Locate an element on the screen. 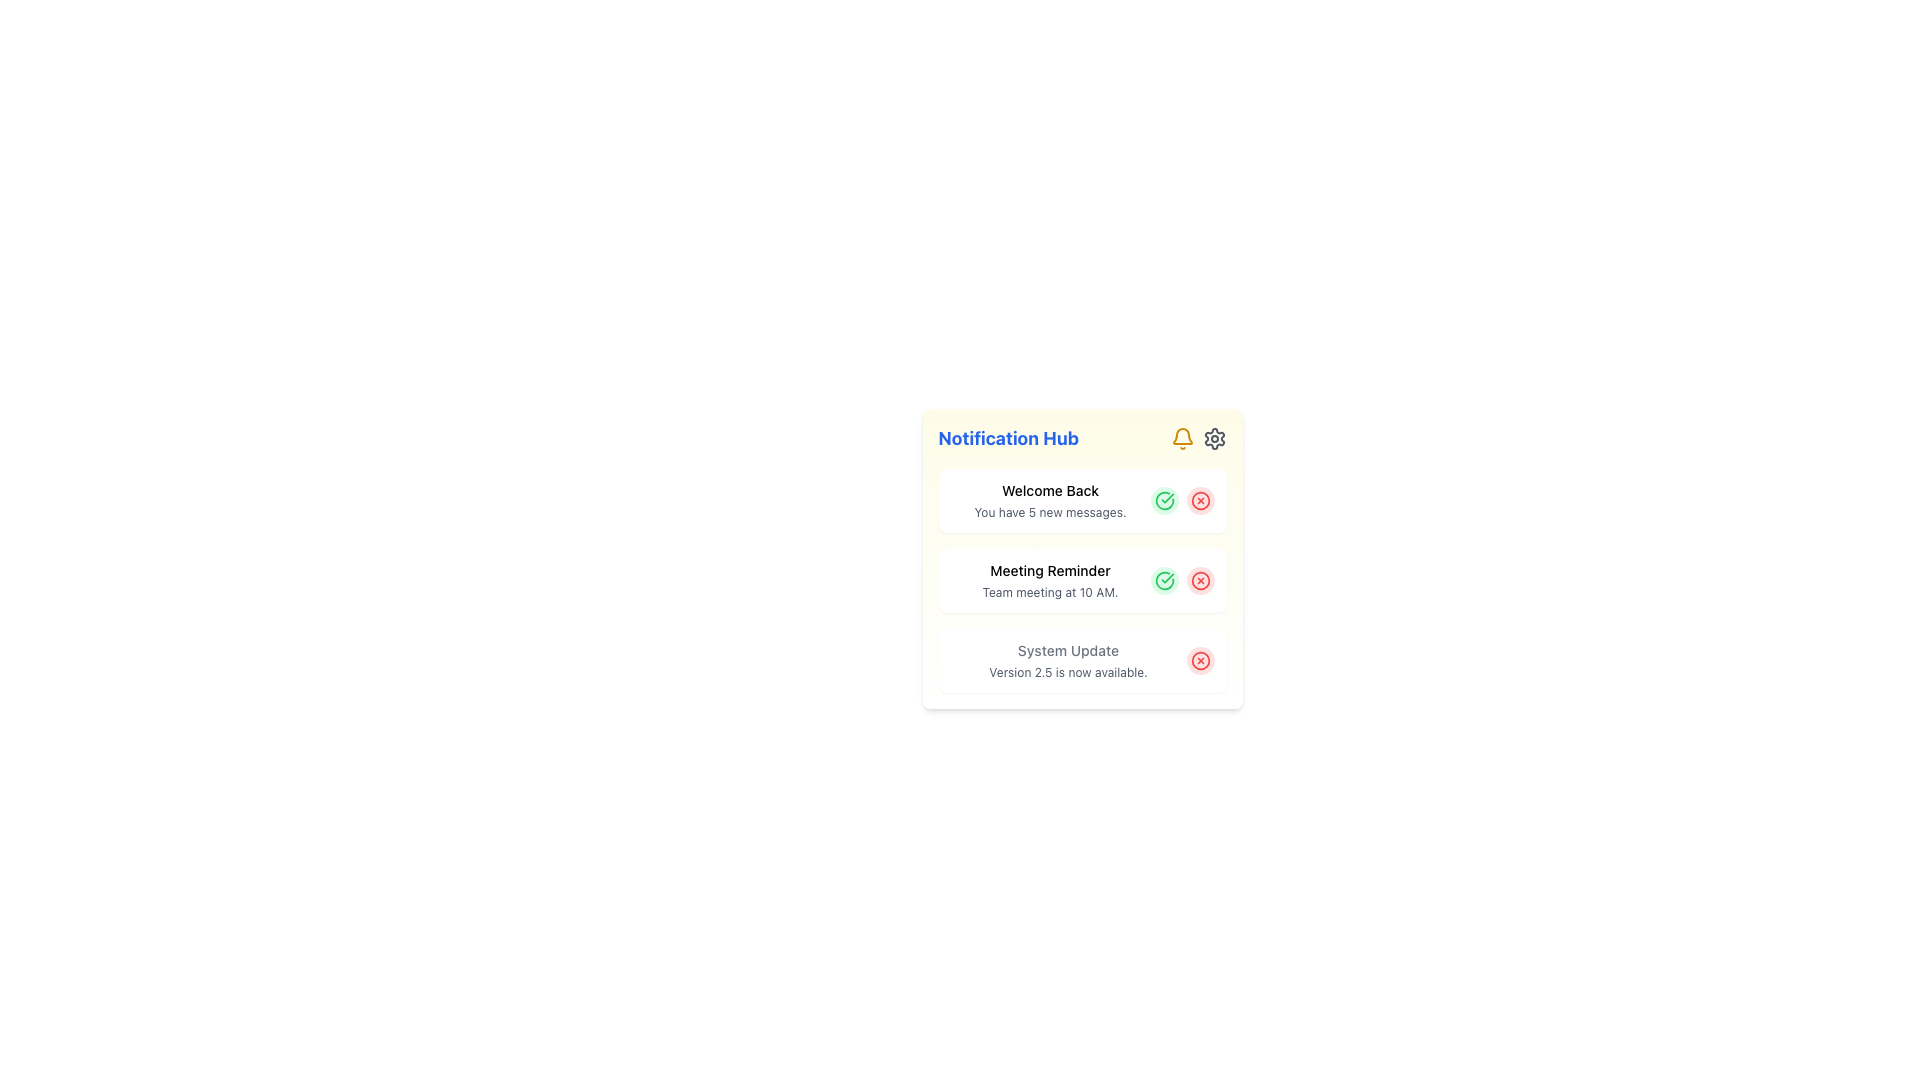 The height and width of the screenshot is (1080, 1920). the status indicator icon in the 'Meeting Reminder' notification is located at coordinates (1164, 500).